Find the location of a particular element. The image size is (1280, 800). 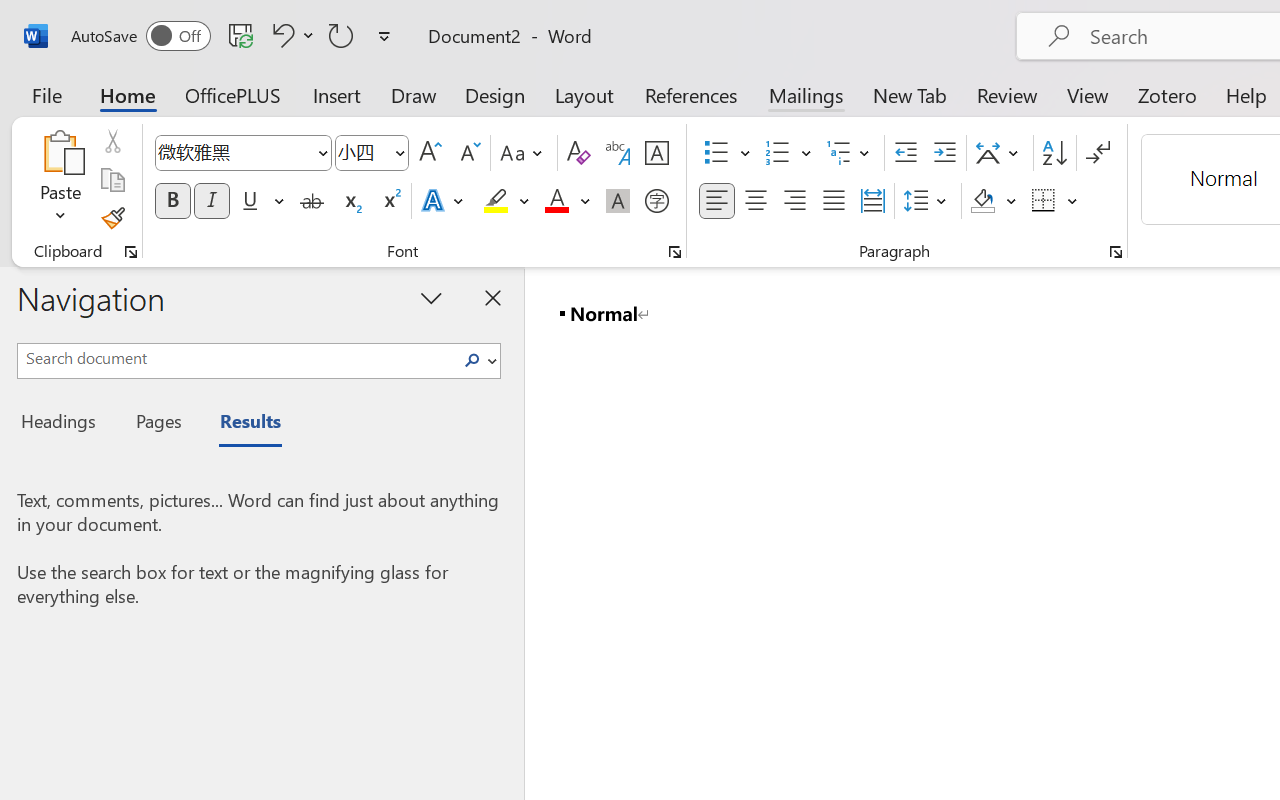

'Subscript' is located at coordinates (350, 201).